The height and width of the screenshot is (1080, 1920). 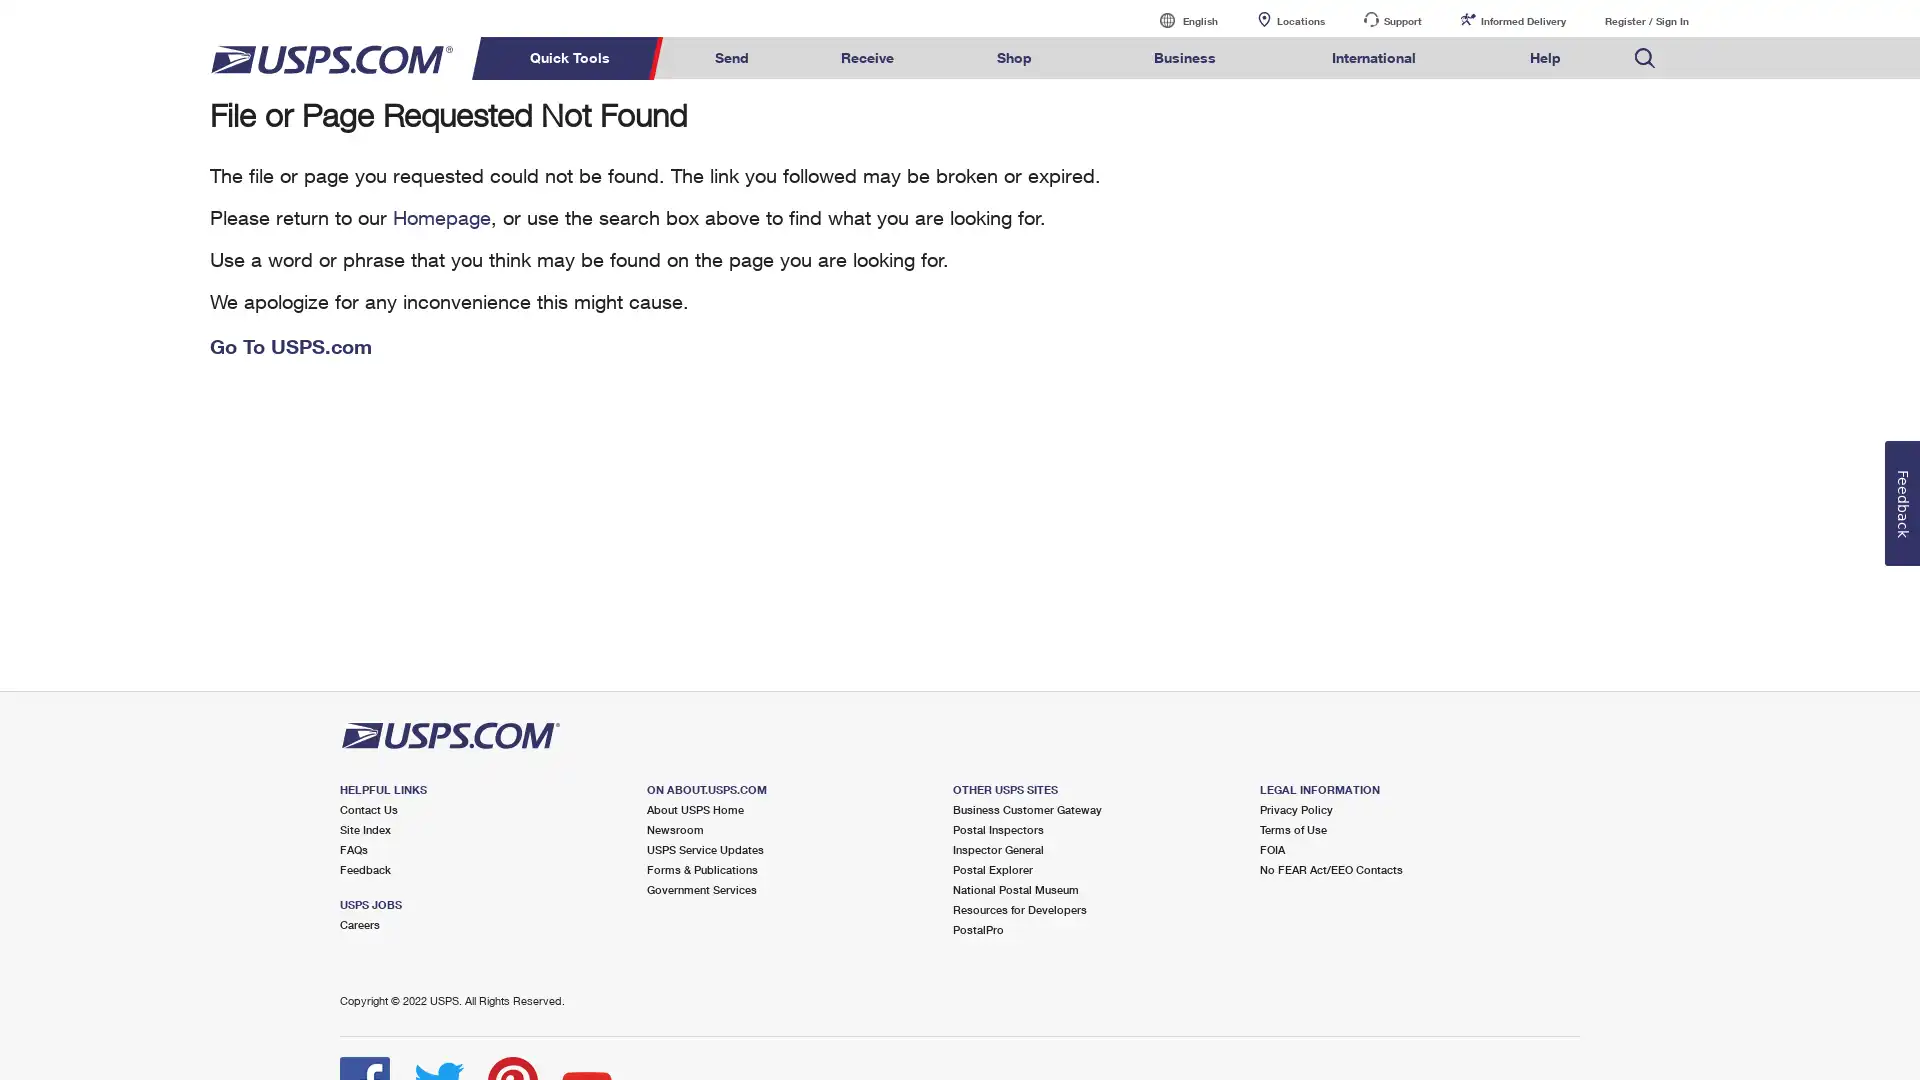 I want to click on Search, so click(x=1440, y=540).